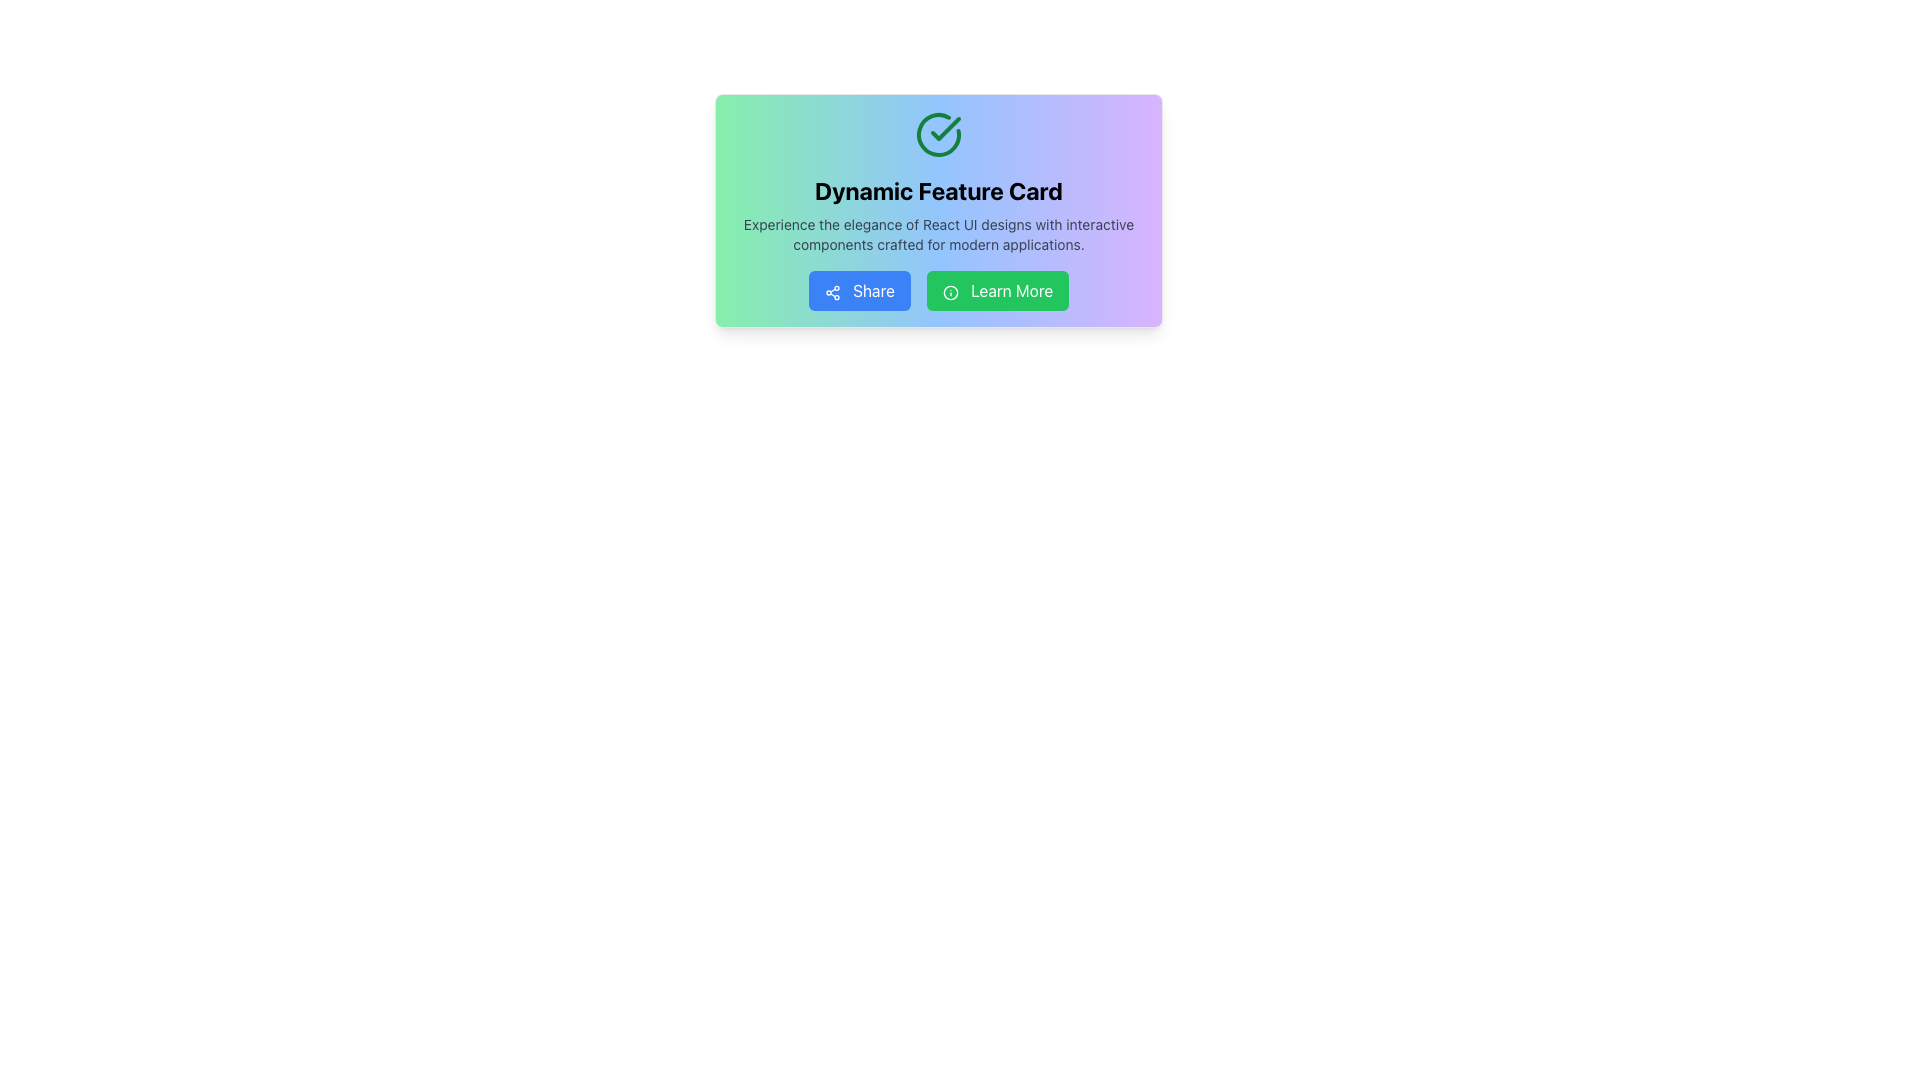 This screenshot has width=1920, height=1080. I want to click on the upper arc of the circular check icon within the SVG graphic that signifies approval, located above the heading text 'Dynamic Feature Card', so click(938, 135).